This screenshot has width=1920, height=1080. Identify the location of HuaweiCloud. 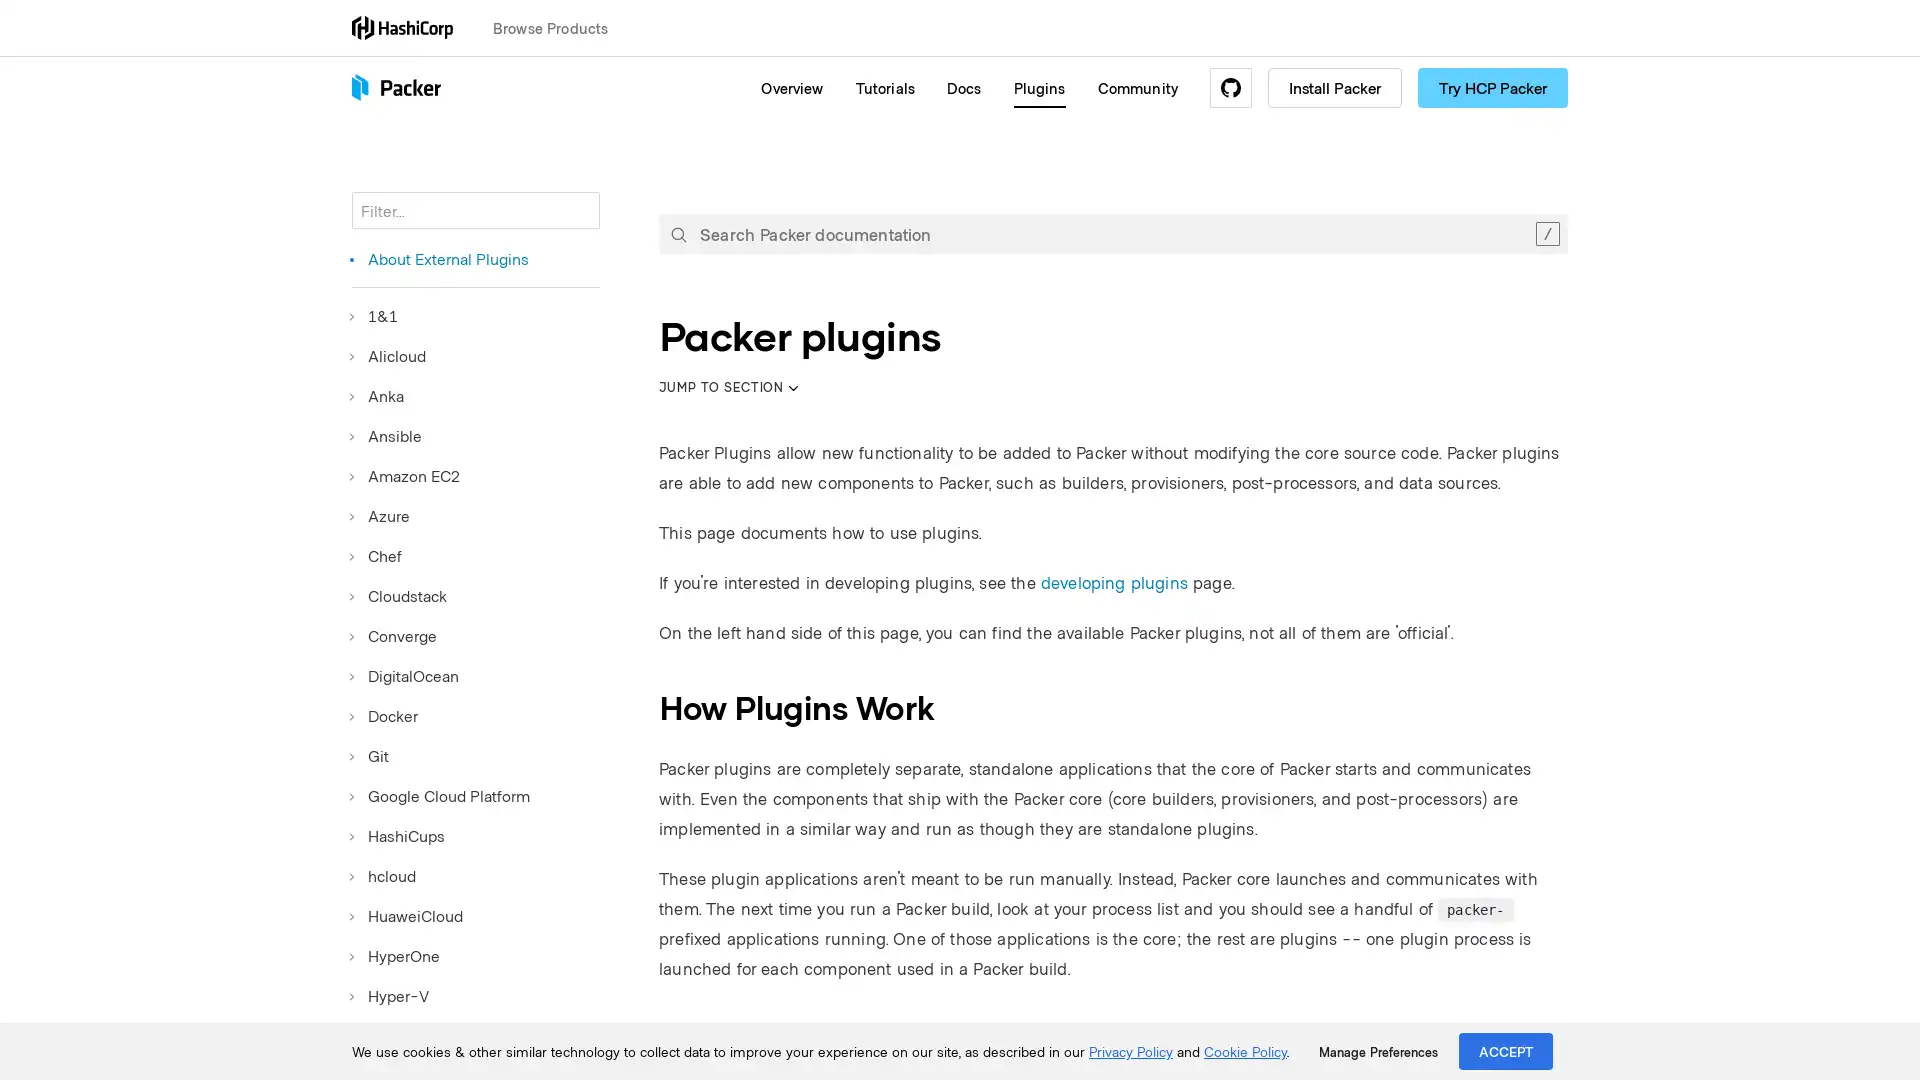
(406, 915).